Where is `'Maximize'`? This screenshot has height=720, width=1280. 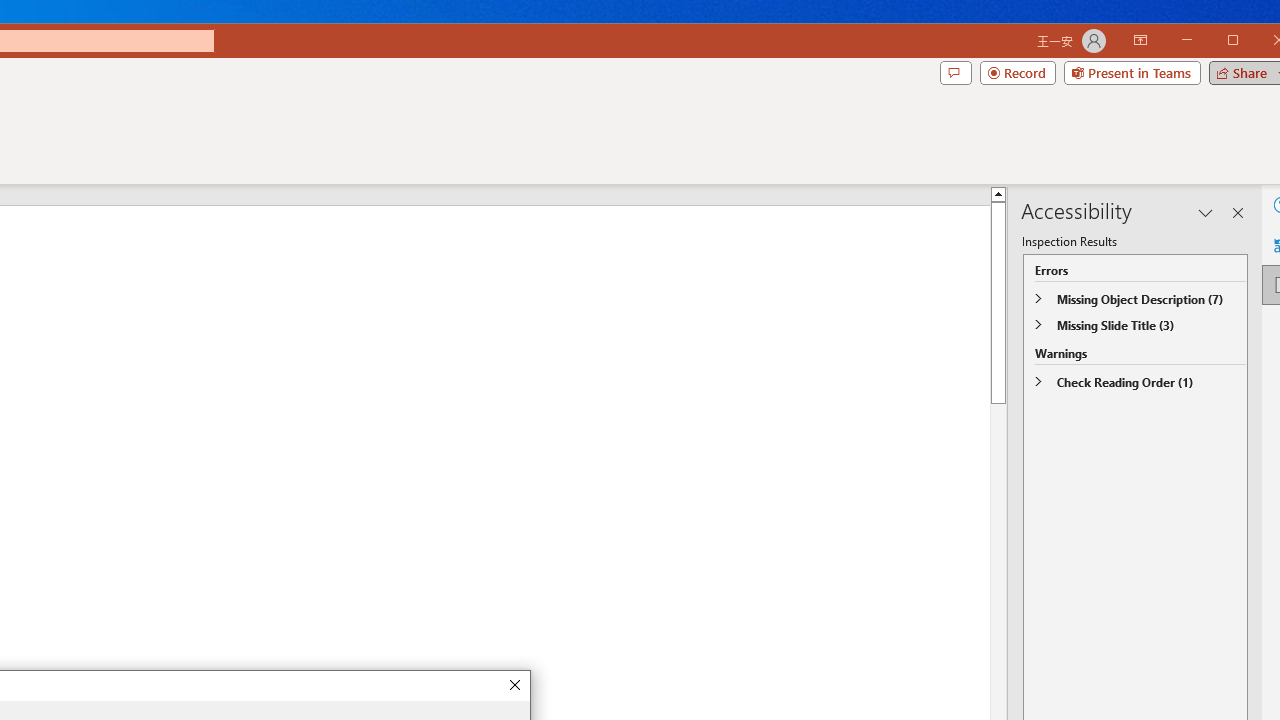
'Maximize' is located at coordinates (1261, 42).